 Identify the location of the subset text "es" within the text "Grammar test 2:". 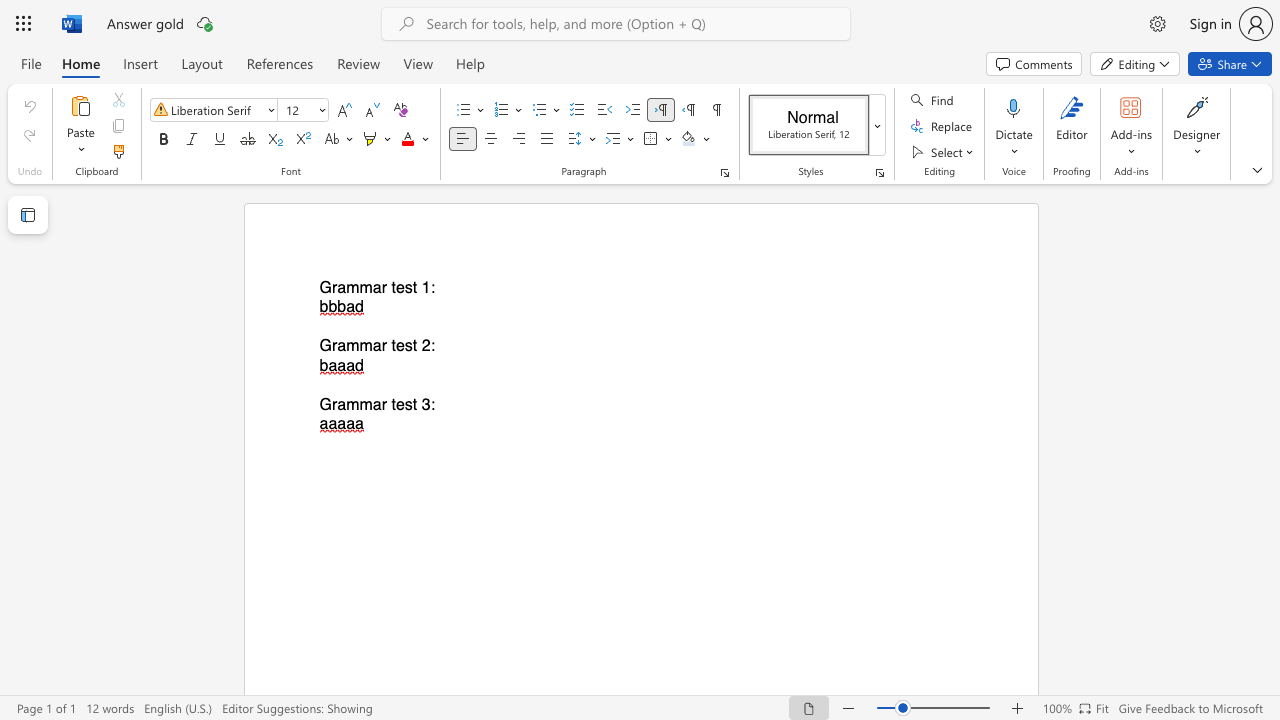
(395, 345).